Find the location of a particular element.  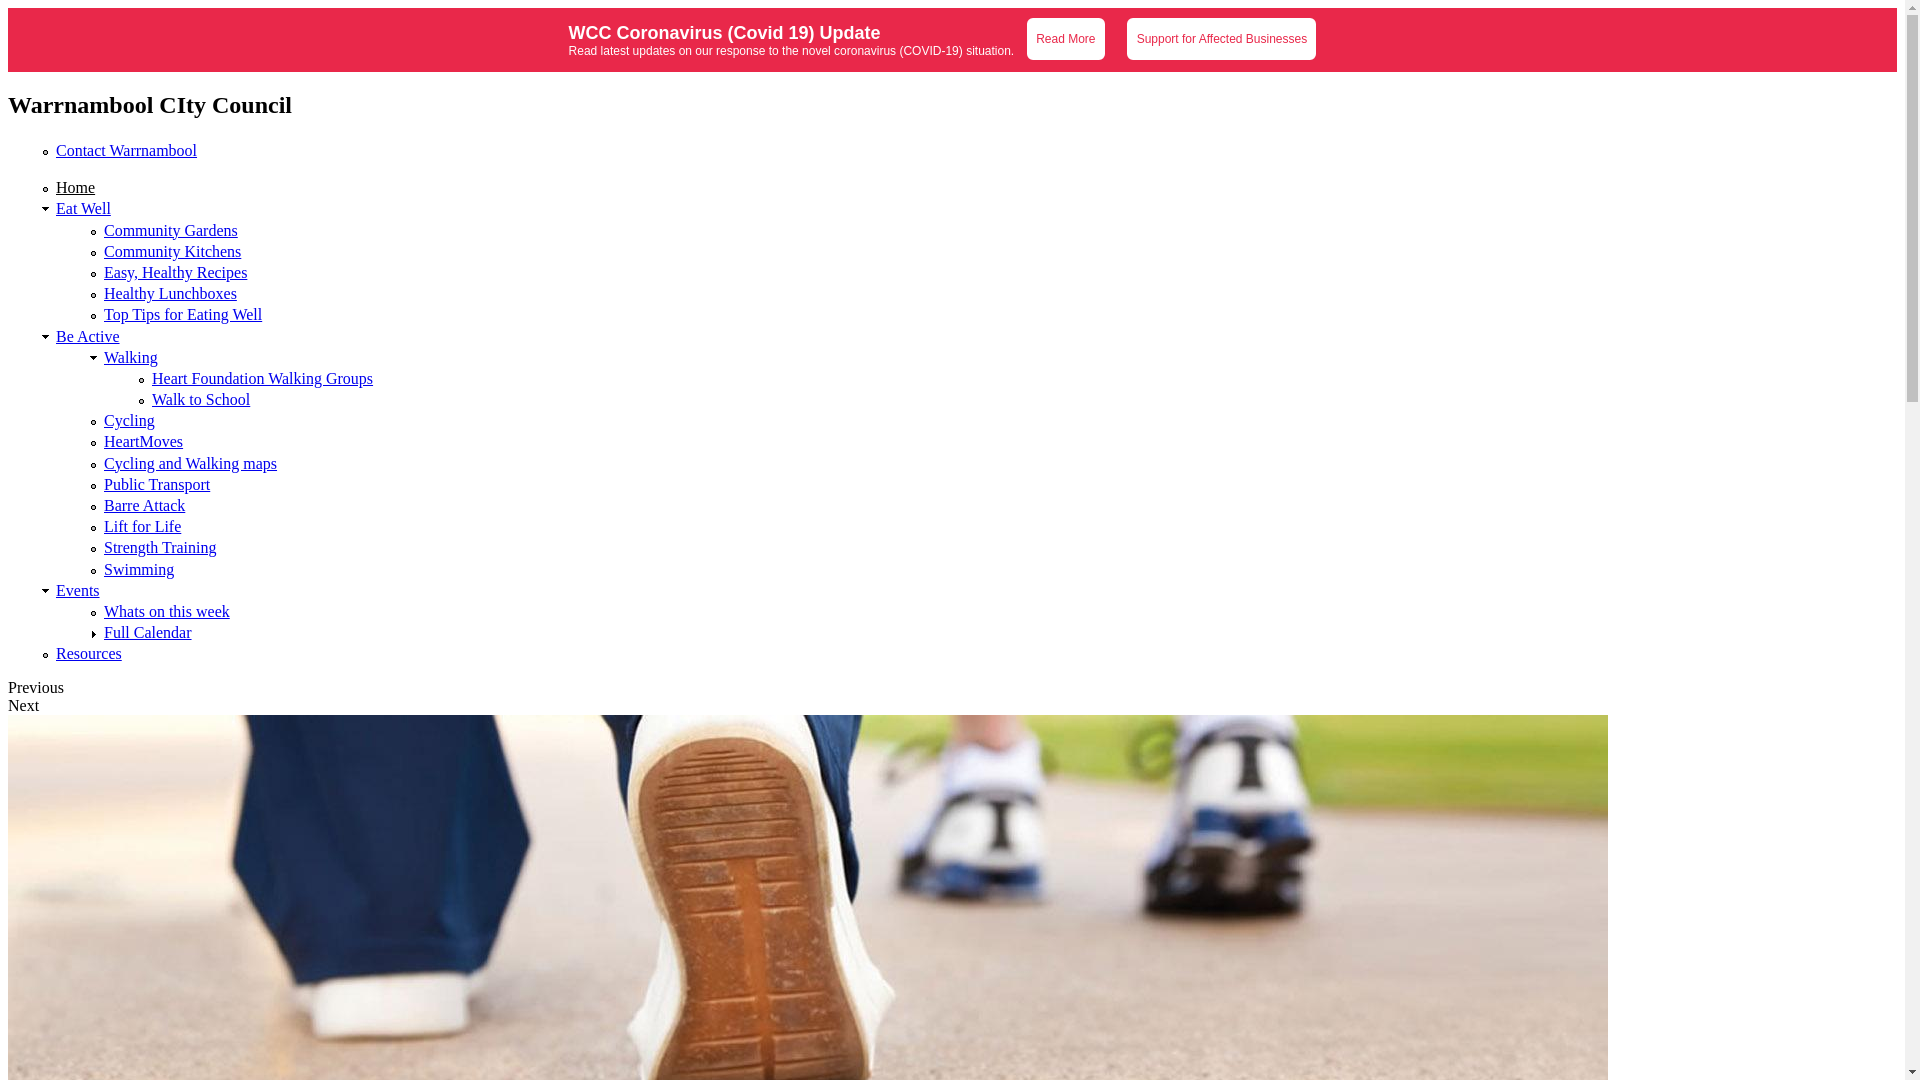

'Be Active' is located at coordinates (86, 335).